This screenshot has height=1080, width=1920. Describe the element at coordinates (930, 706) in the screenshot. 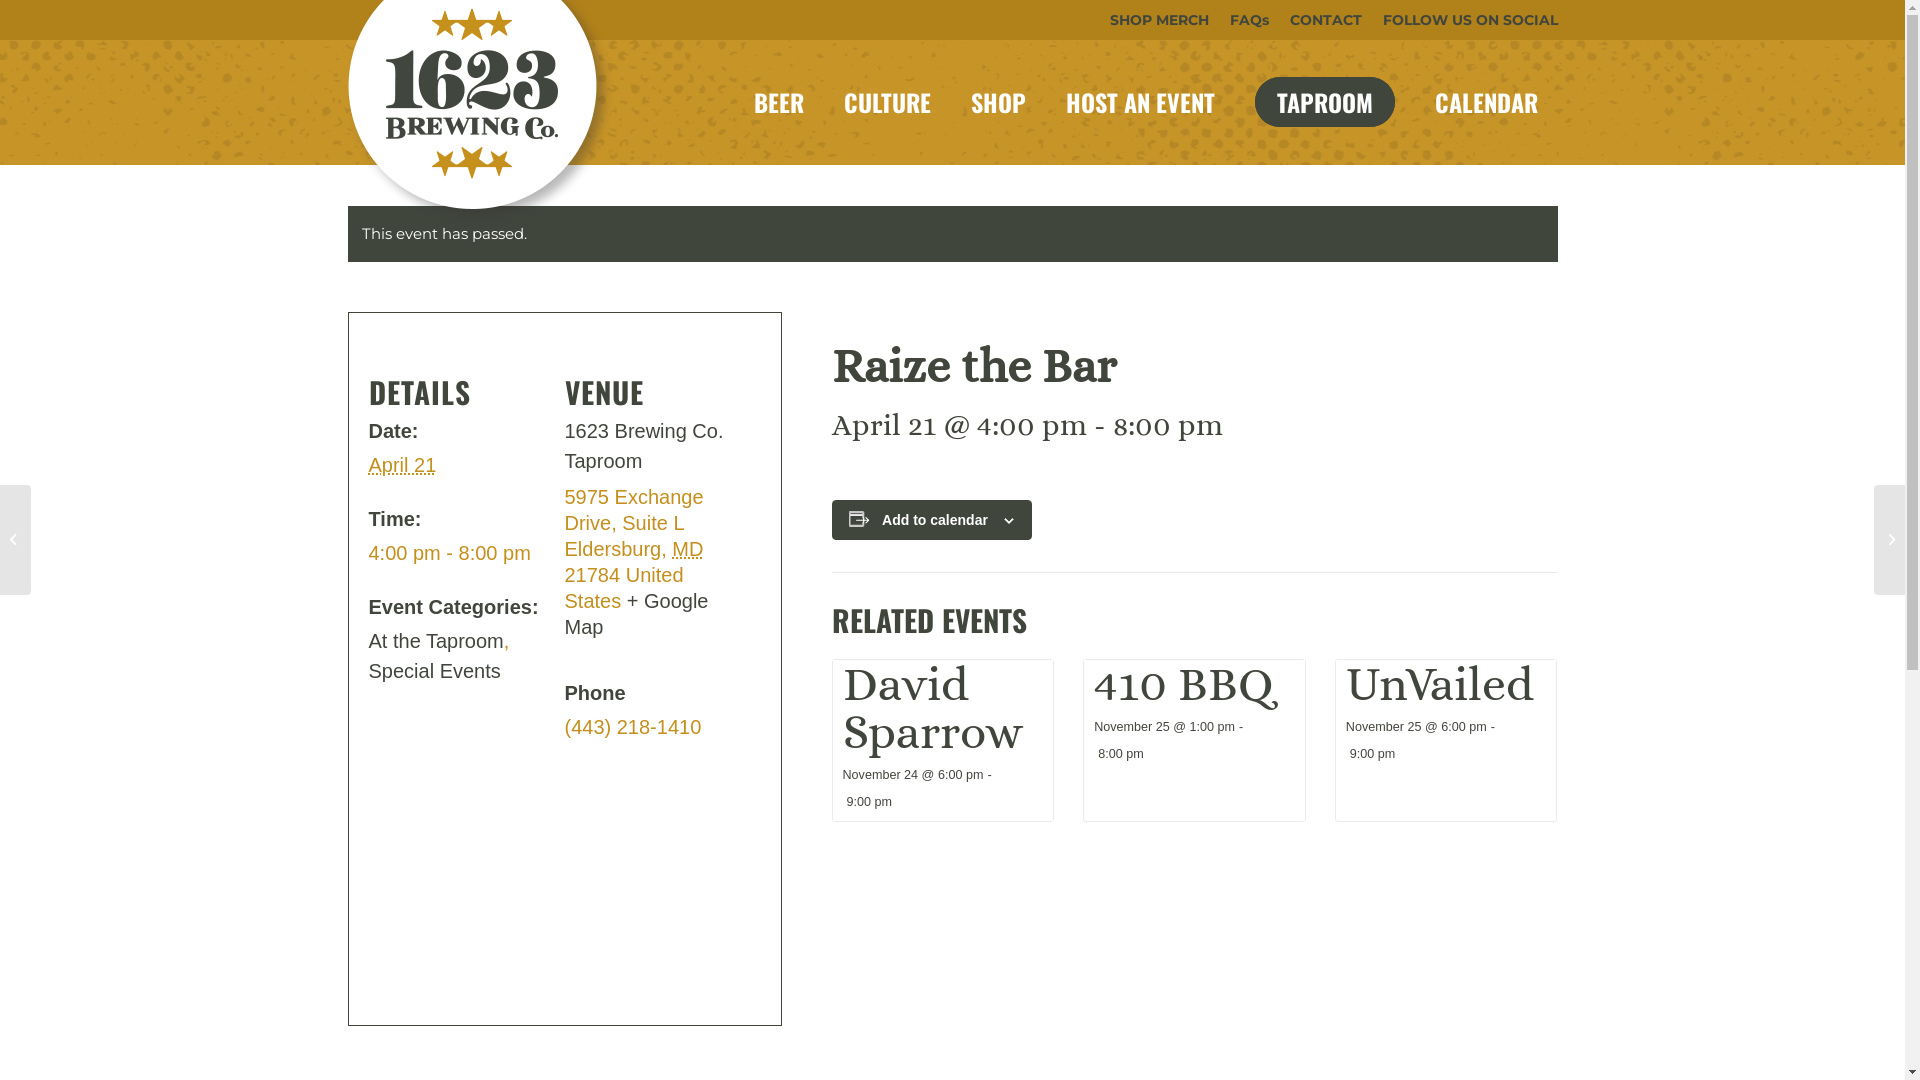

I see `'David Sparrow'` at that location.